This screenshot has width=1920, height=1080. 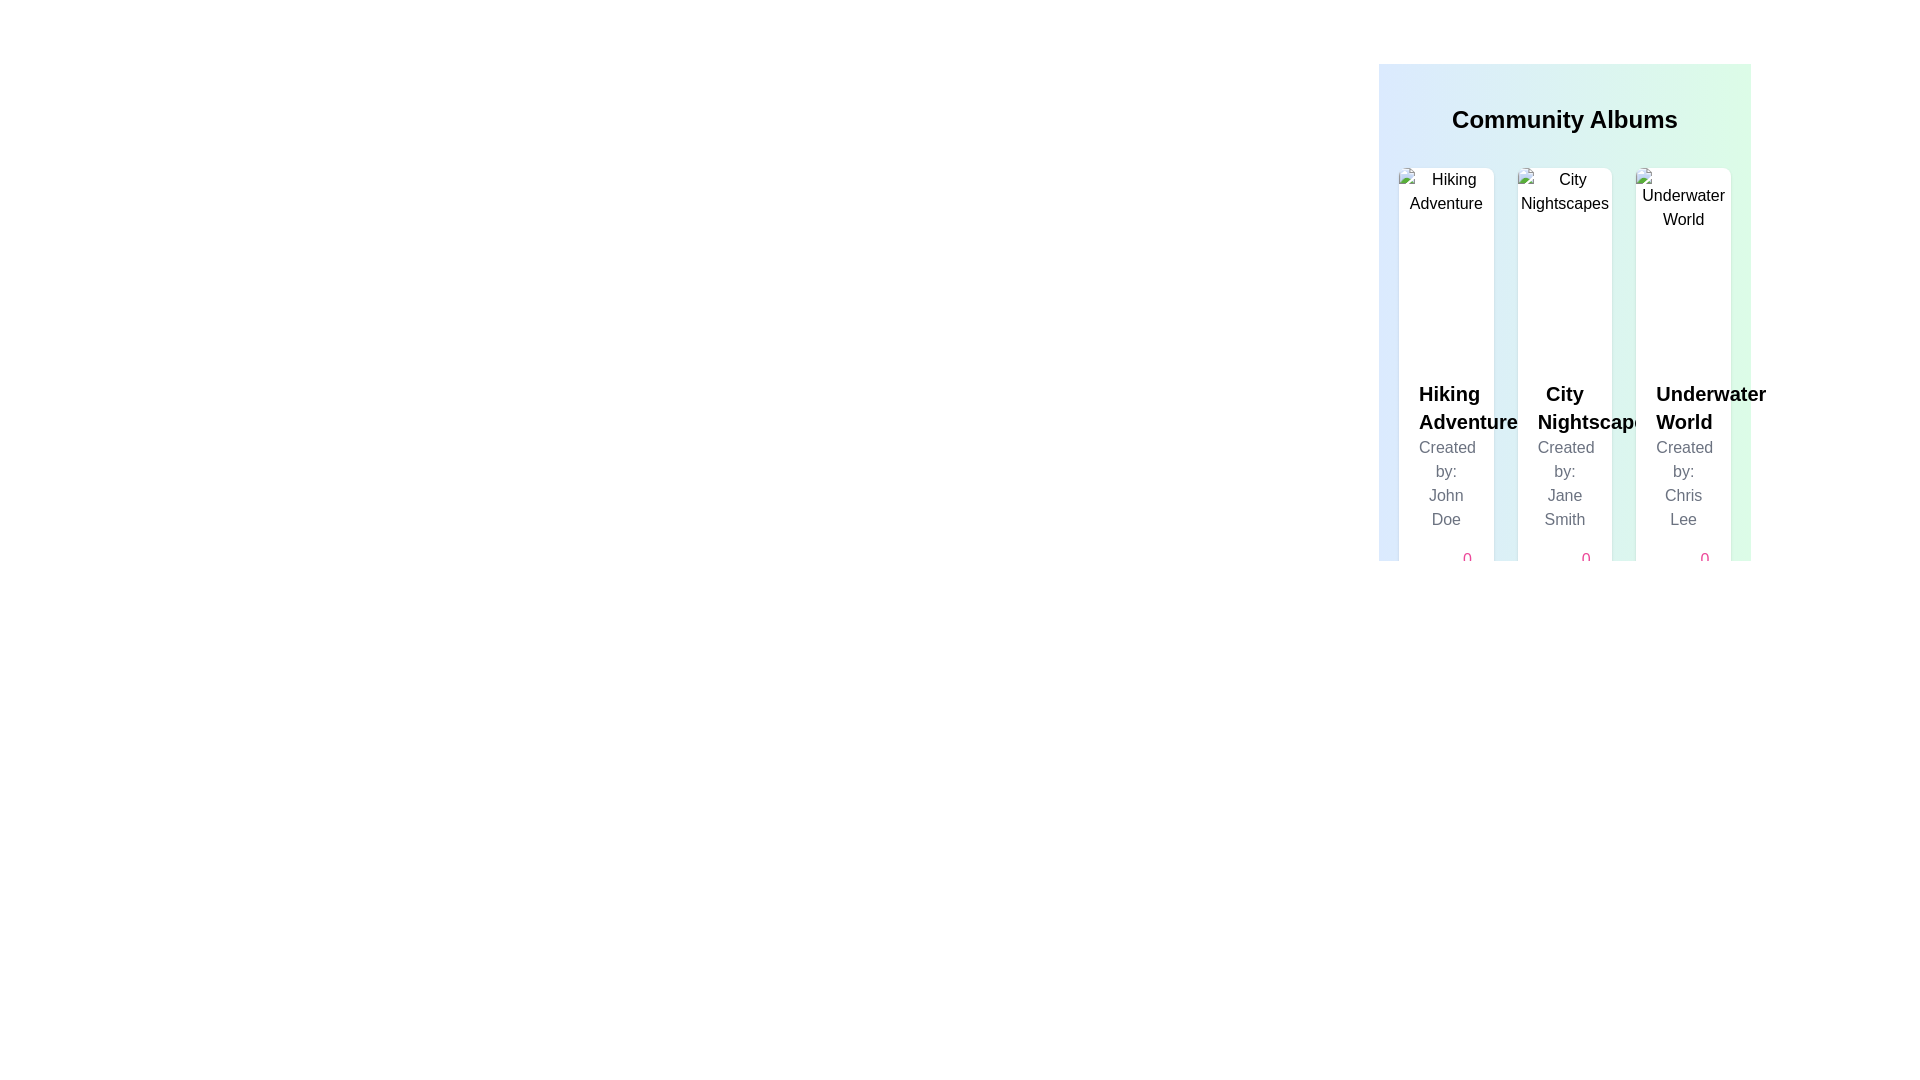 What do you see at coordinates (1682, 262) in the screenshot?
I see `the image placeholder located at the top center of the rightmost card in the horizontally aligned list` at bounding box center [1682, 262].